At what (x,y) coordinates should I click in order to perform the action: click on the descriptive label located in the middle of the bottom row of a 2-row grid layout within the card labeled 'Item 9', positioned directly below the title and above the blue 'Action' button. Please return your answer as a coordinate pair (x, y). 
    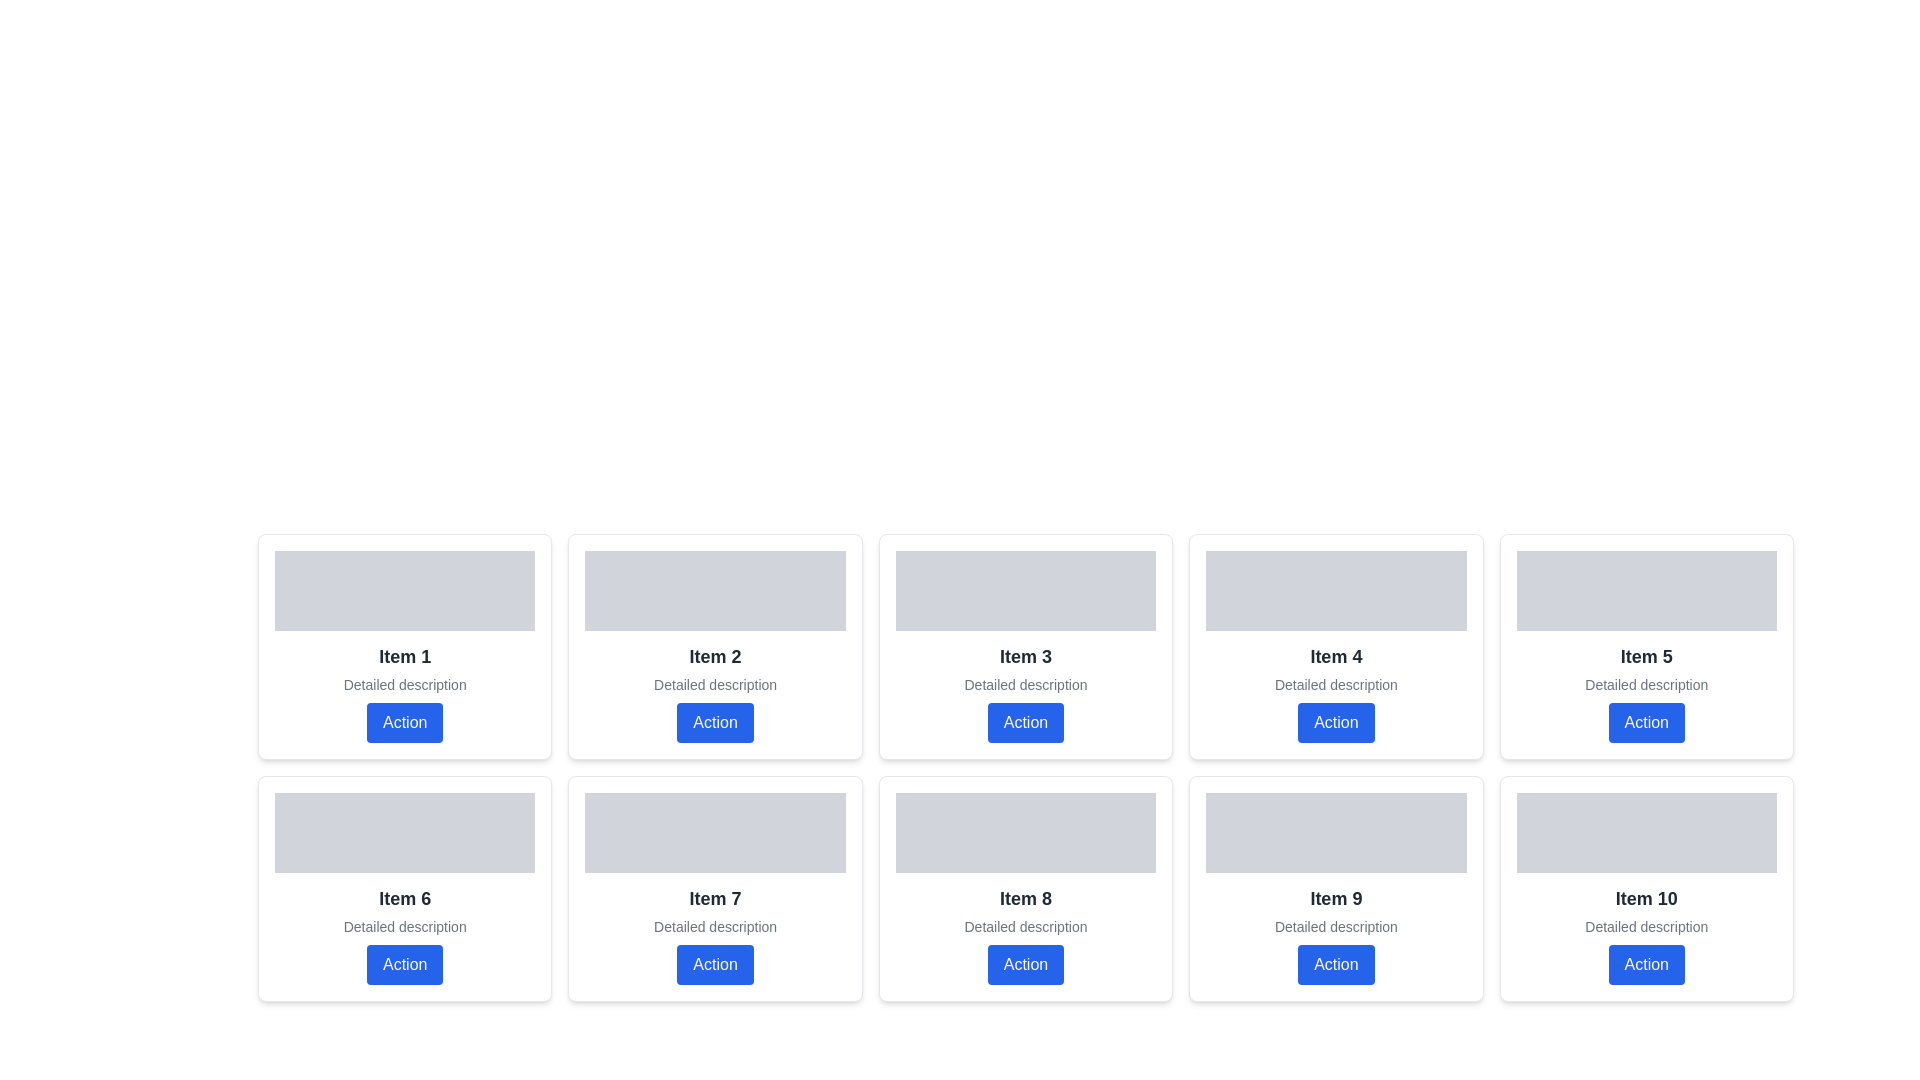
    Looking at the image, I should click on (1336, 926).